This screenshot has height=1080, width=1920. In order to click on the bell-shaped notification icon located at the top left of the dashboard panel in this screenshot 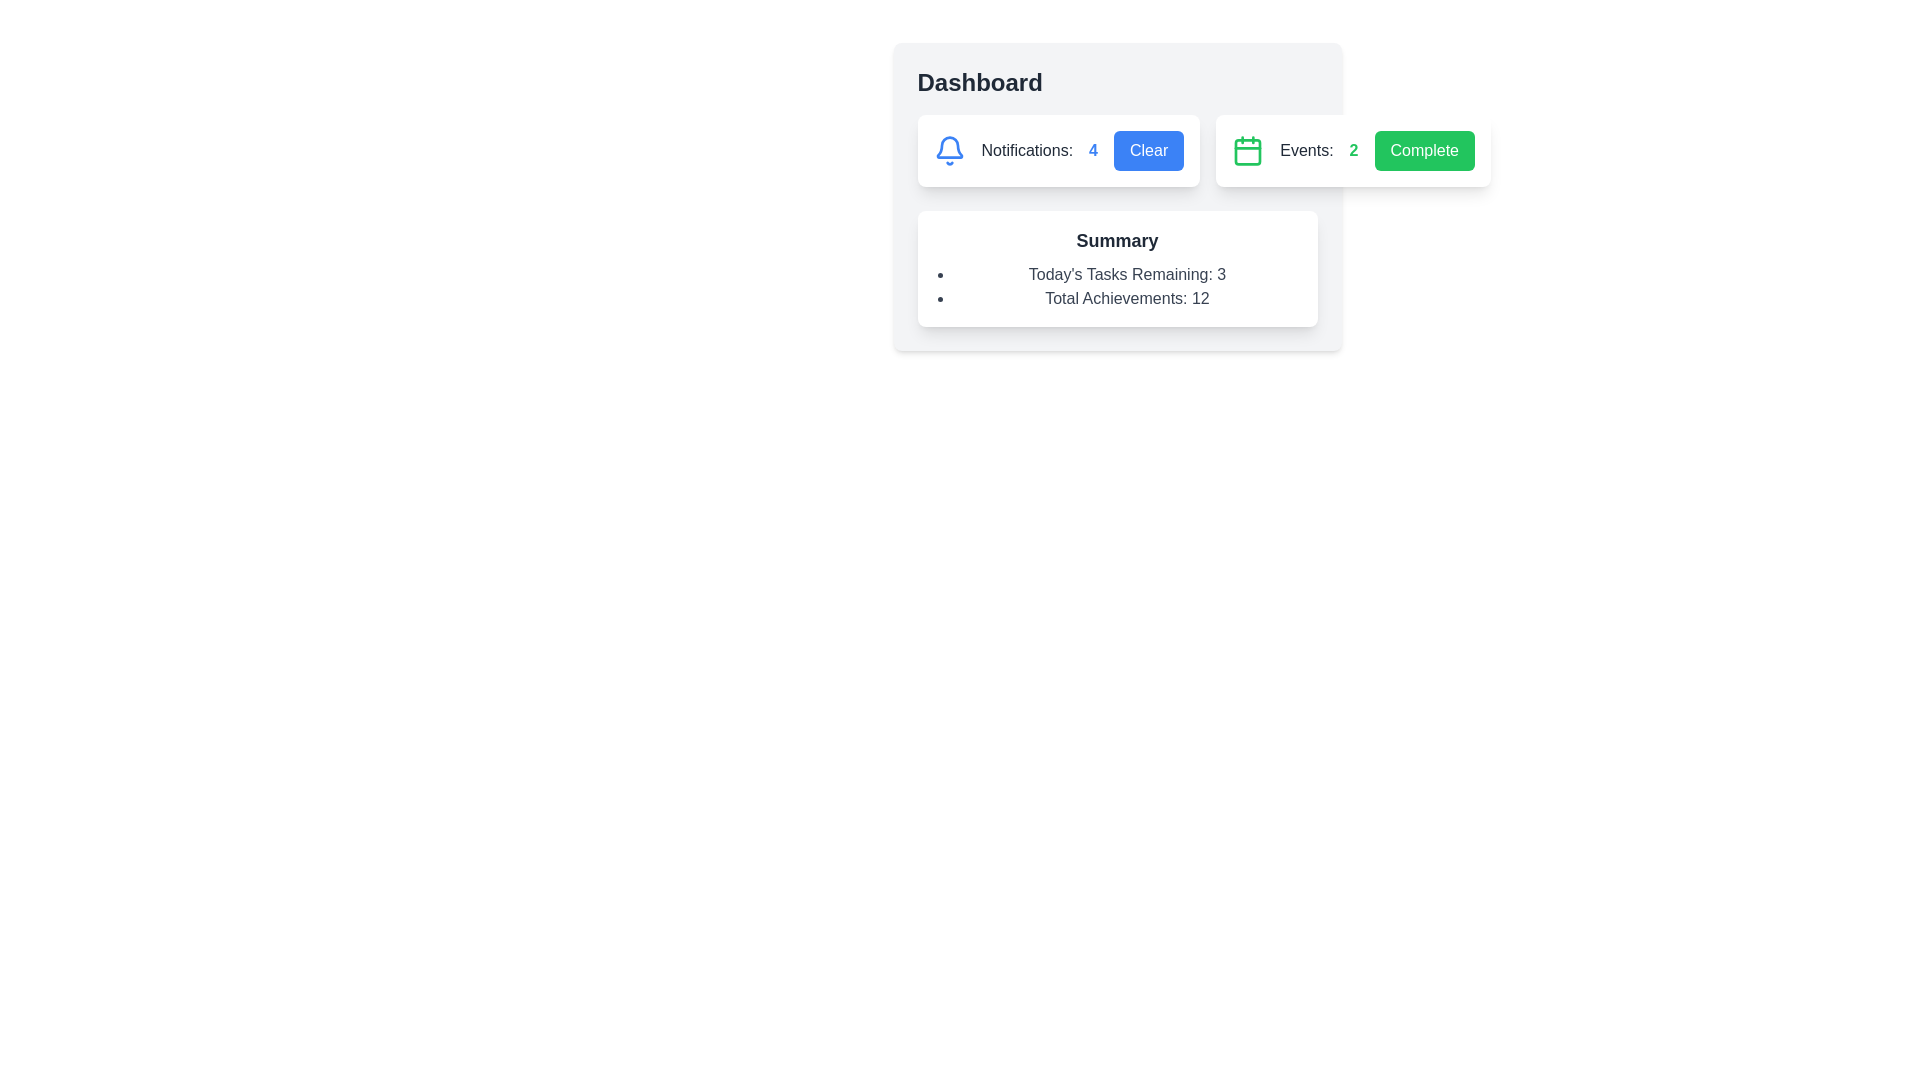, I will do `click(948, 146)`.